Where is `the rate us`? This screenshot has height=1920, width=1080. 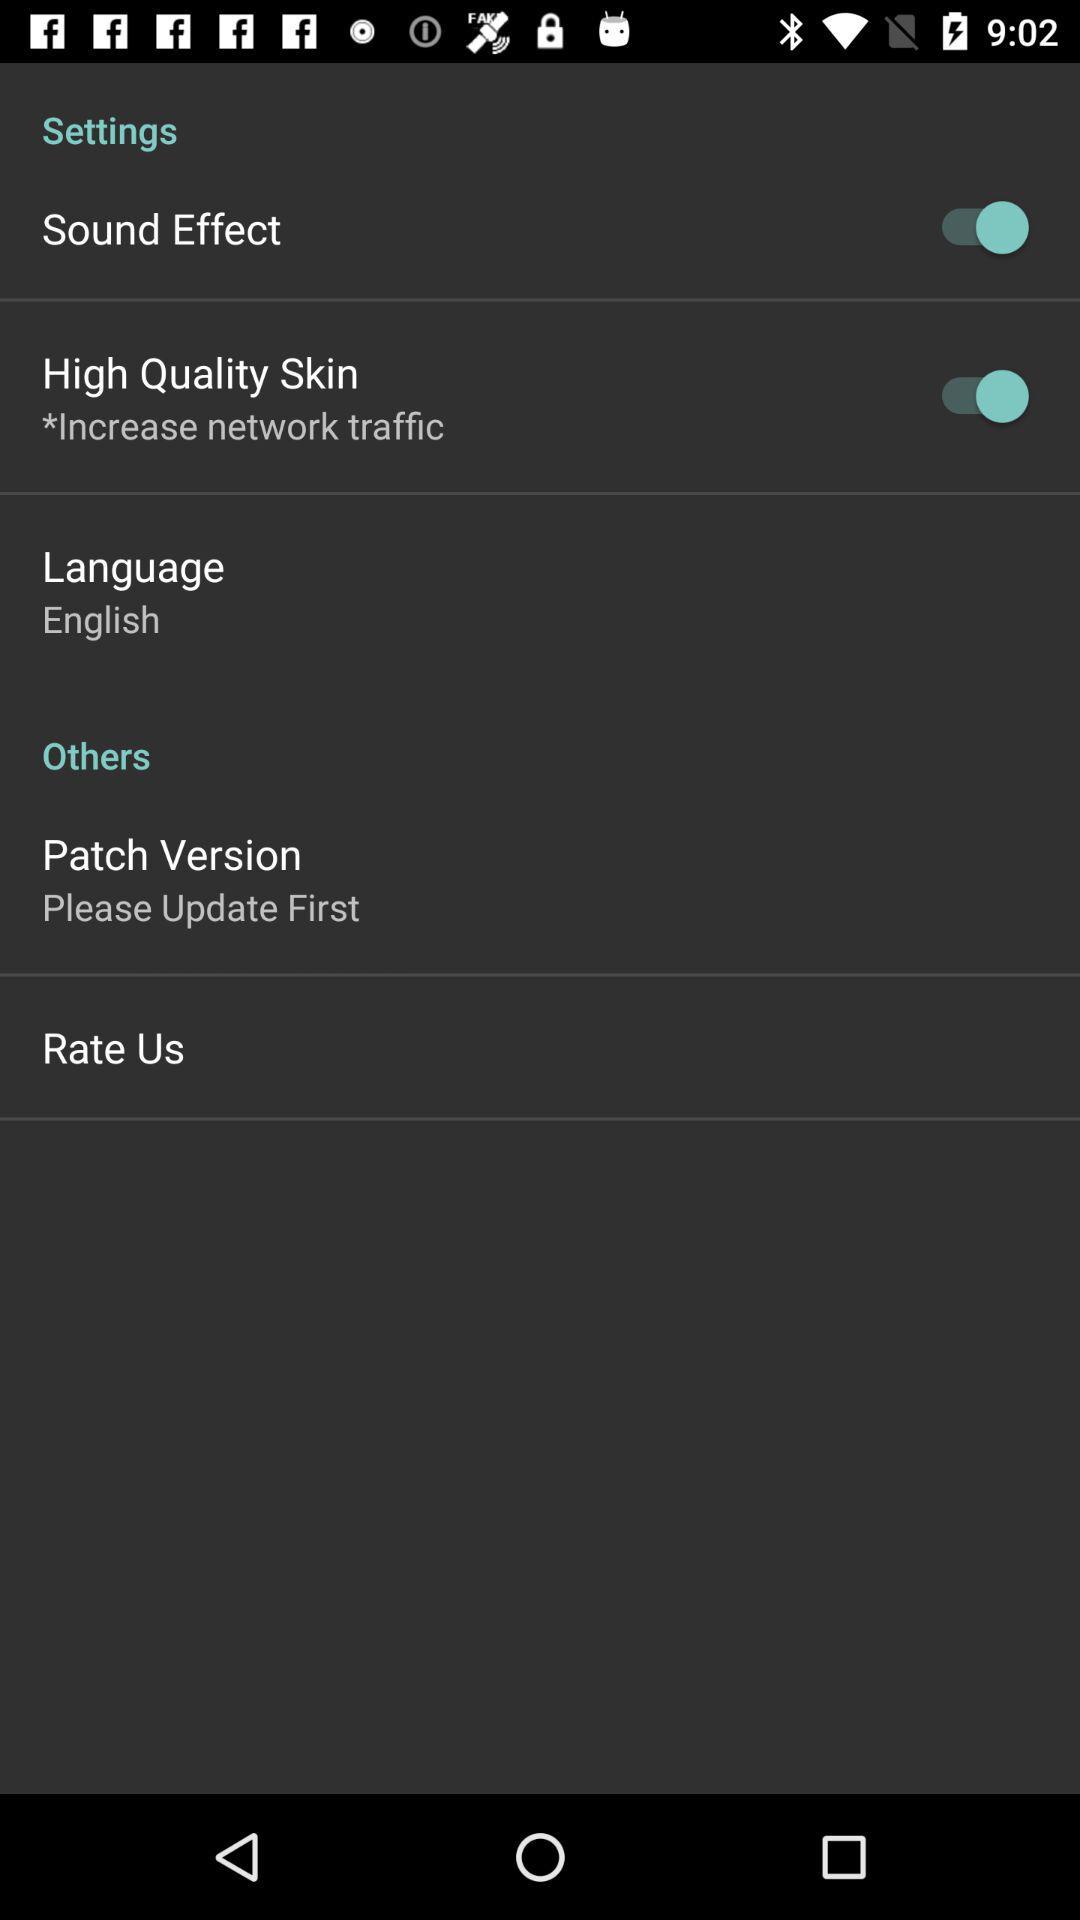
the rate us is located at coordinates (113, 1045).